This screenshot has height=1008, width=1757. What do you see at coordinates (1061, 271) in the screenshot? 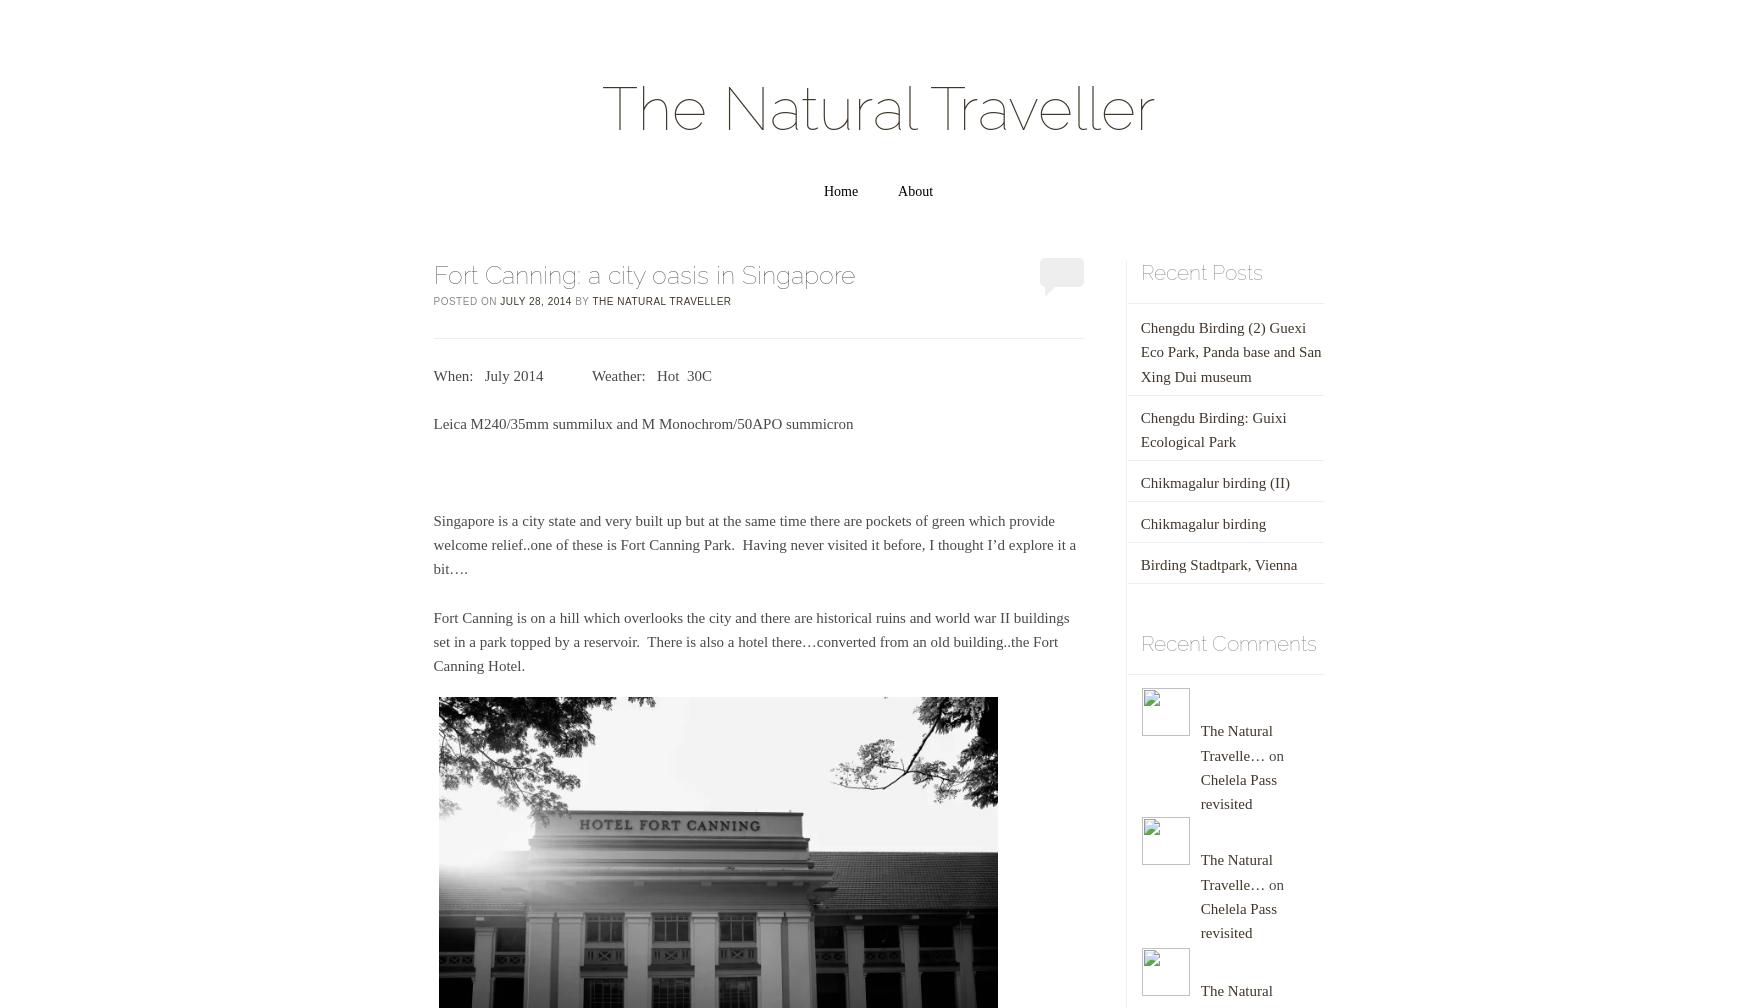
I see `'0'` at bounding box center [1061, 271].